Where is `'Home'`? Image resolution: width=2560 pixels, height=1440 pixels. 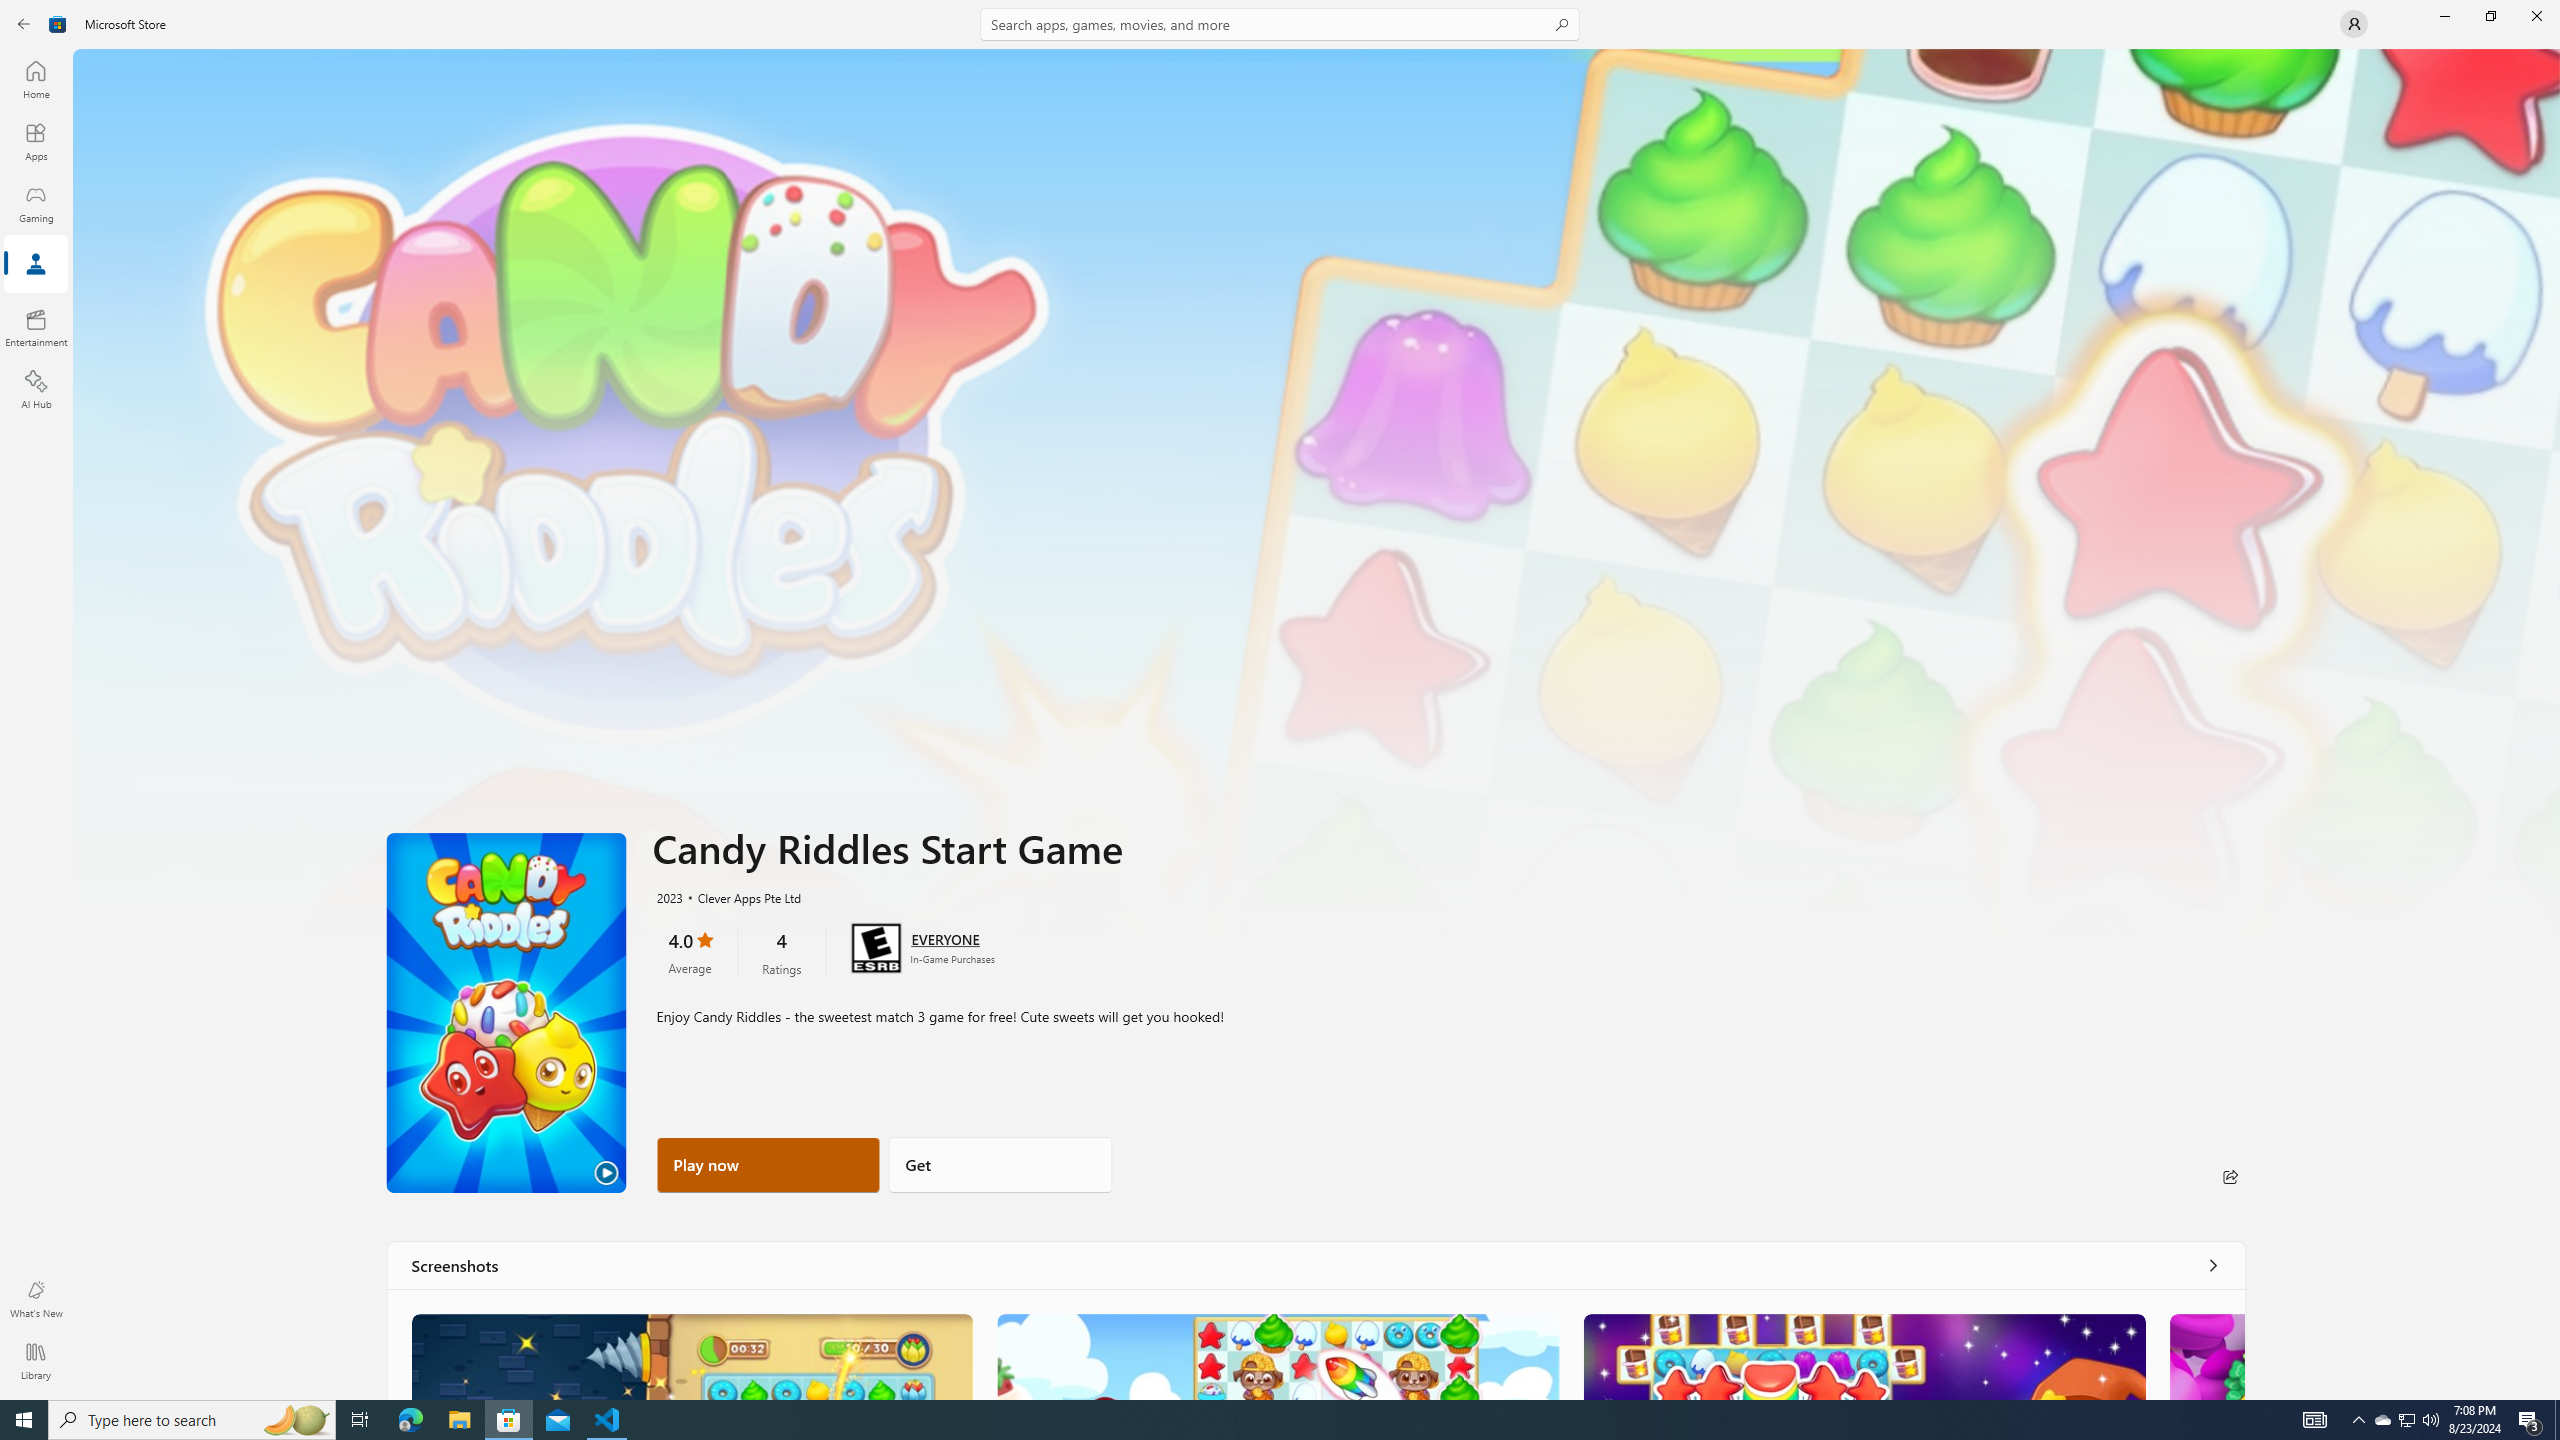 'Home' is located at coordinates (34, 78).